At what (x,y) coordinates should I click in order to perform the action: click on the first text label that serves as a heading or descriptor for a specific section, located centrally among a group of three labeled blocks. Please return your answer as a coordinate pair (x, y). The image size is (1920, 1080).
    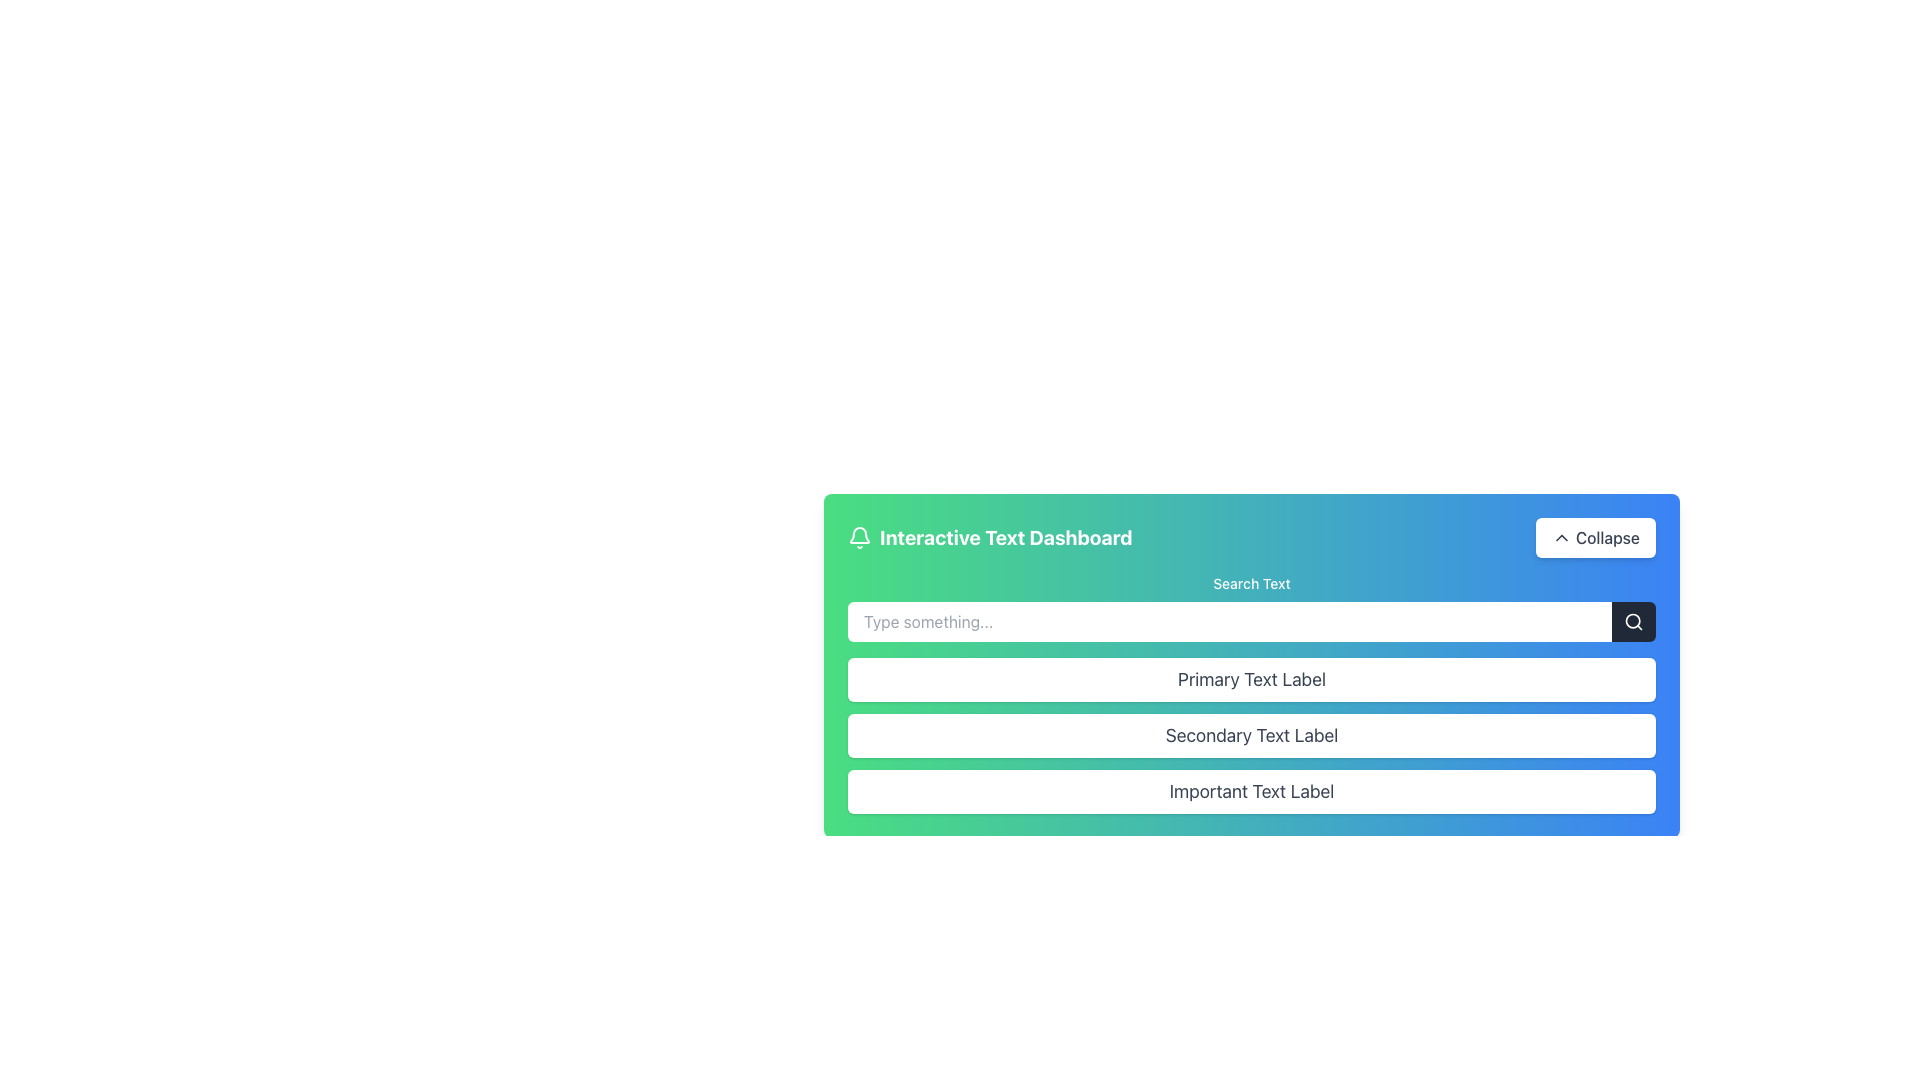
    Looking at the image, I should click on (1251, 693).